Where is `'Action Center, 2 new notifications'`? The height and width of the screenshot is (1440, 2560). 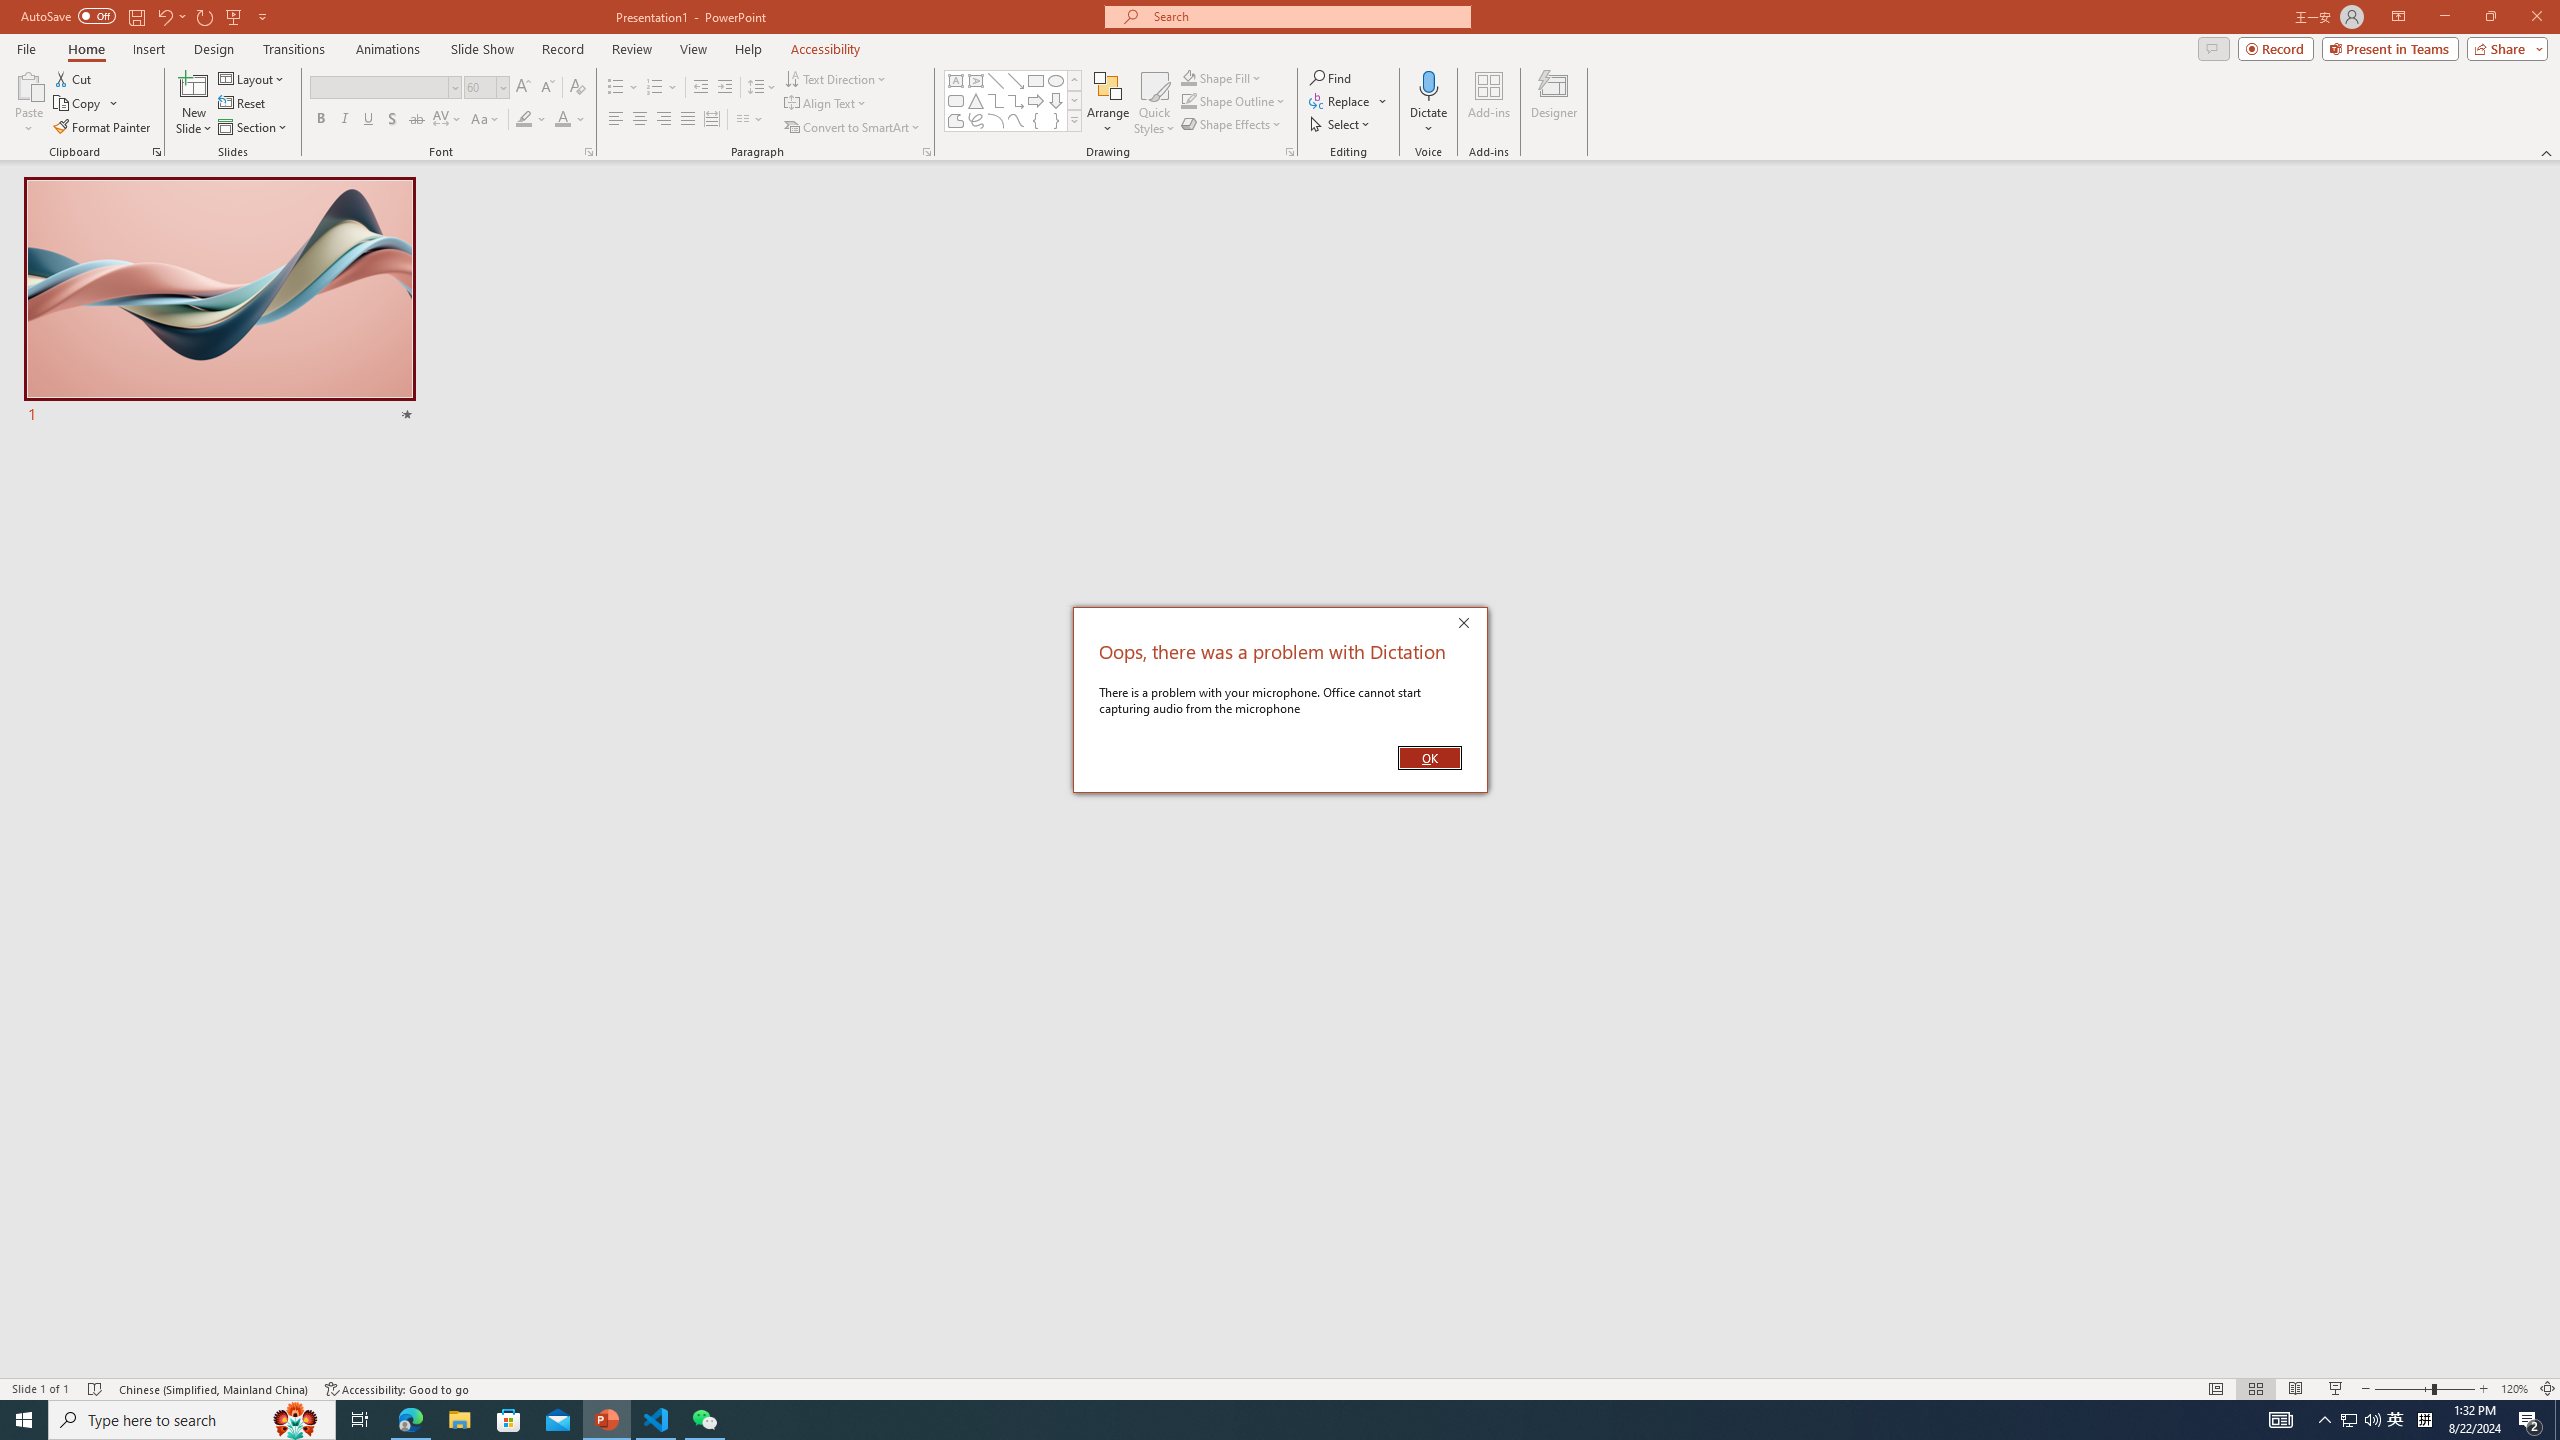 'Action Center, 2 new notifications' is located at coordinates (2530, 1418).